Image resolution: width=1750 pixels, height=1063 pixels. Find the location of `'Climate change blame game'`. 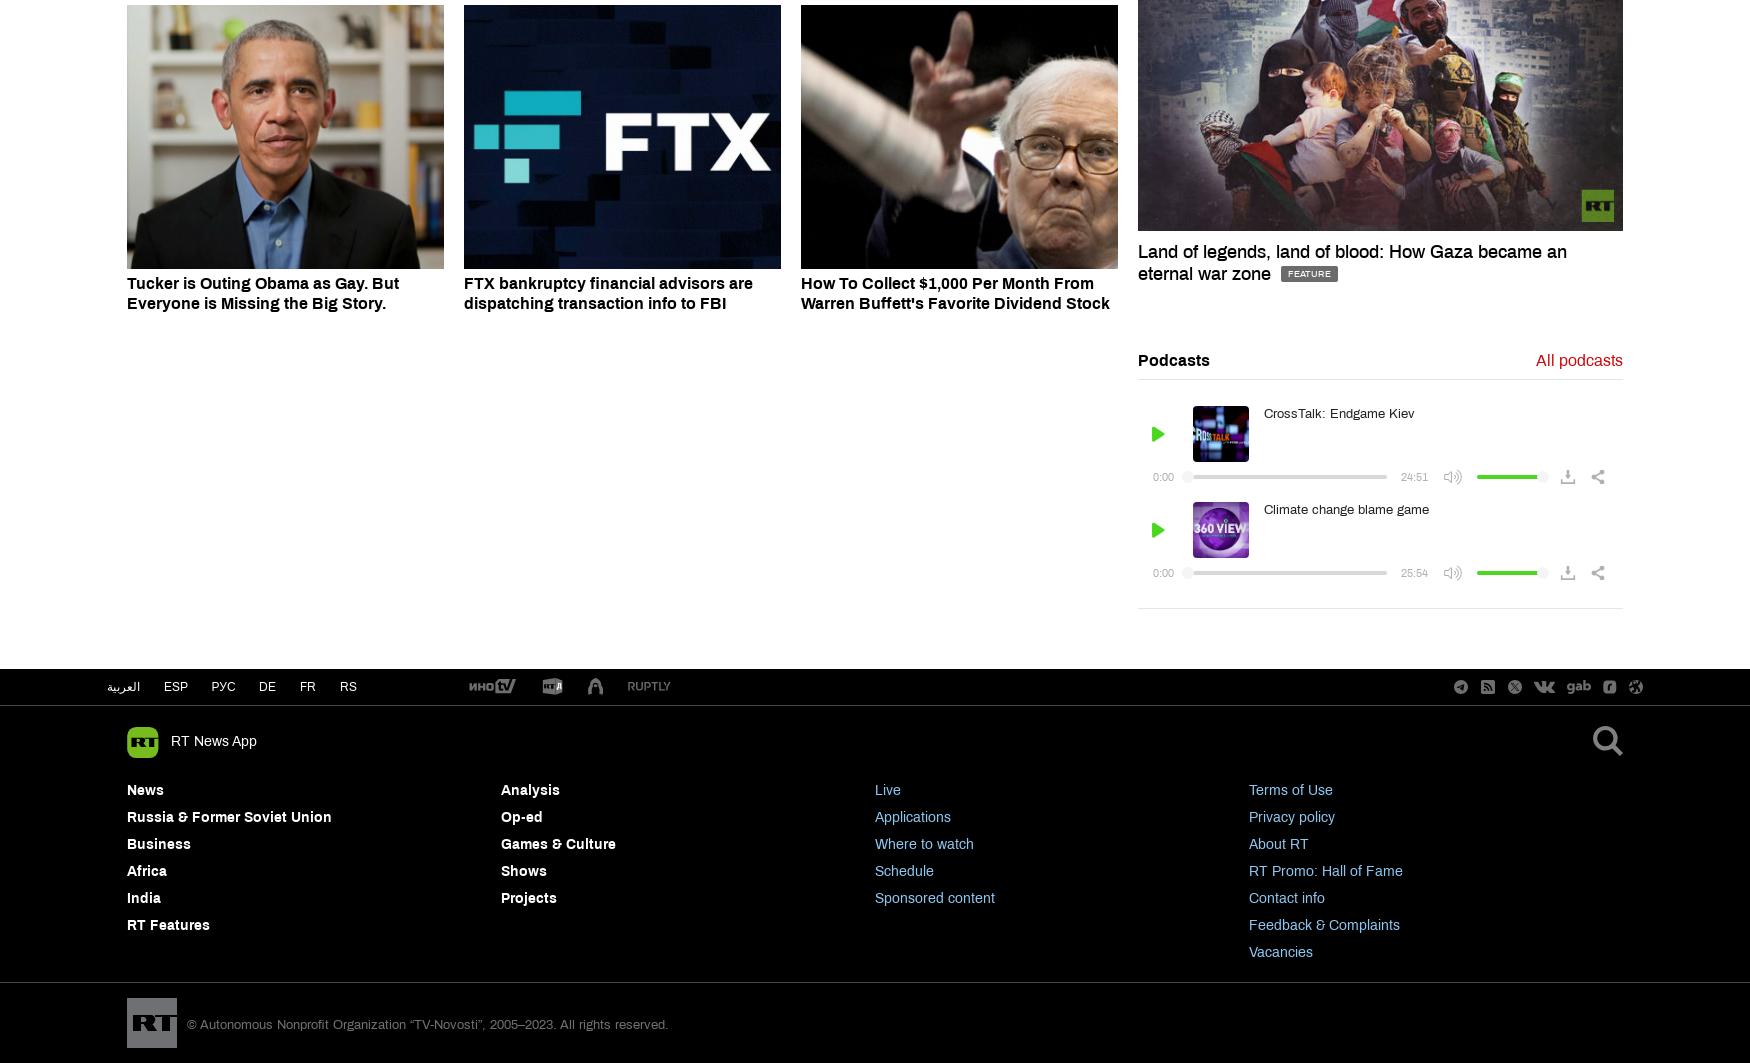

'Climate change blame game' is located at coordinates (1345, 508).